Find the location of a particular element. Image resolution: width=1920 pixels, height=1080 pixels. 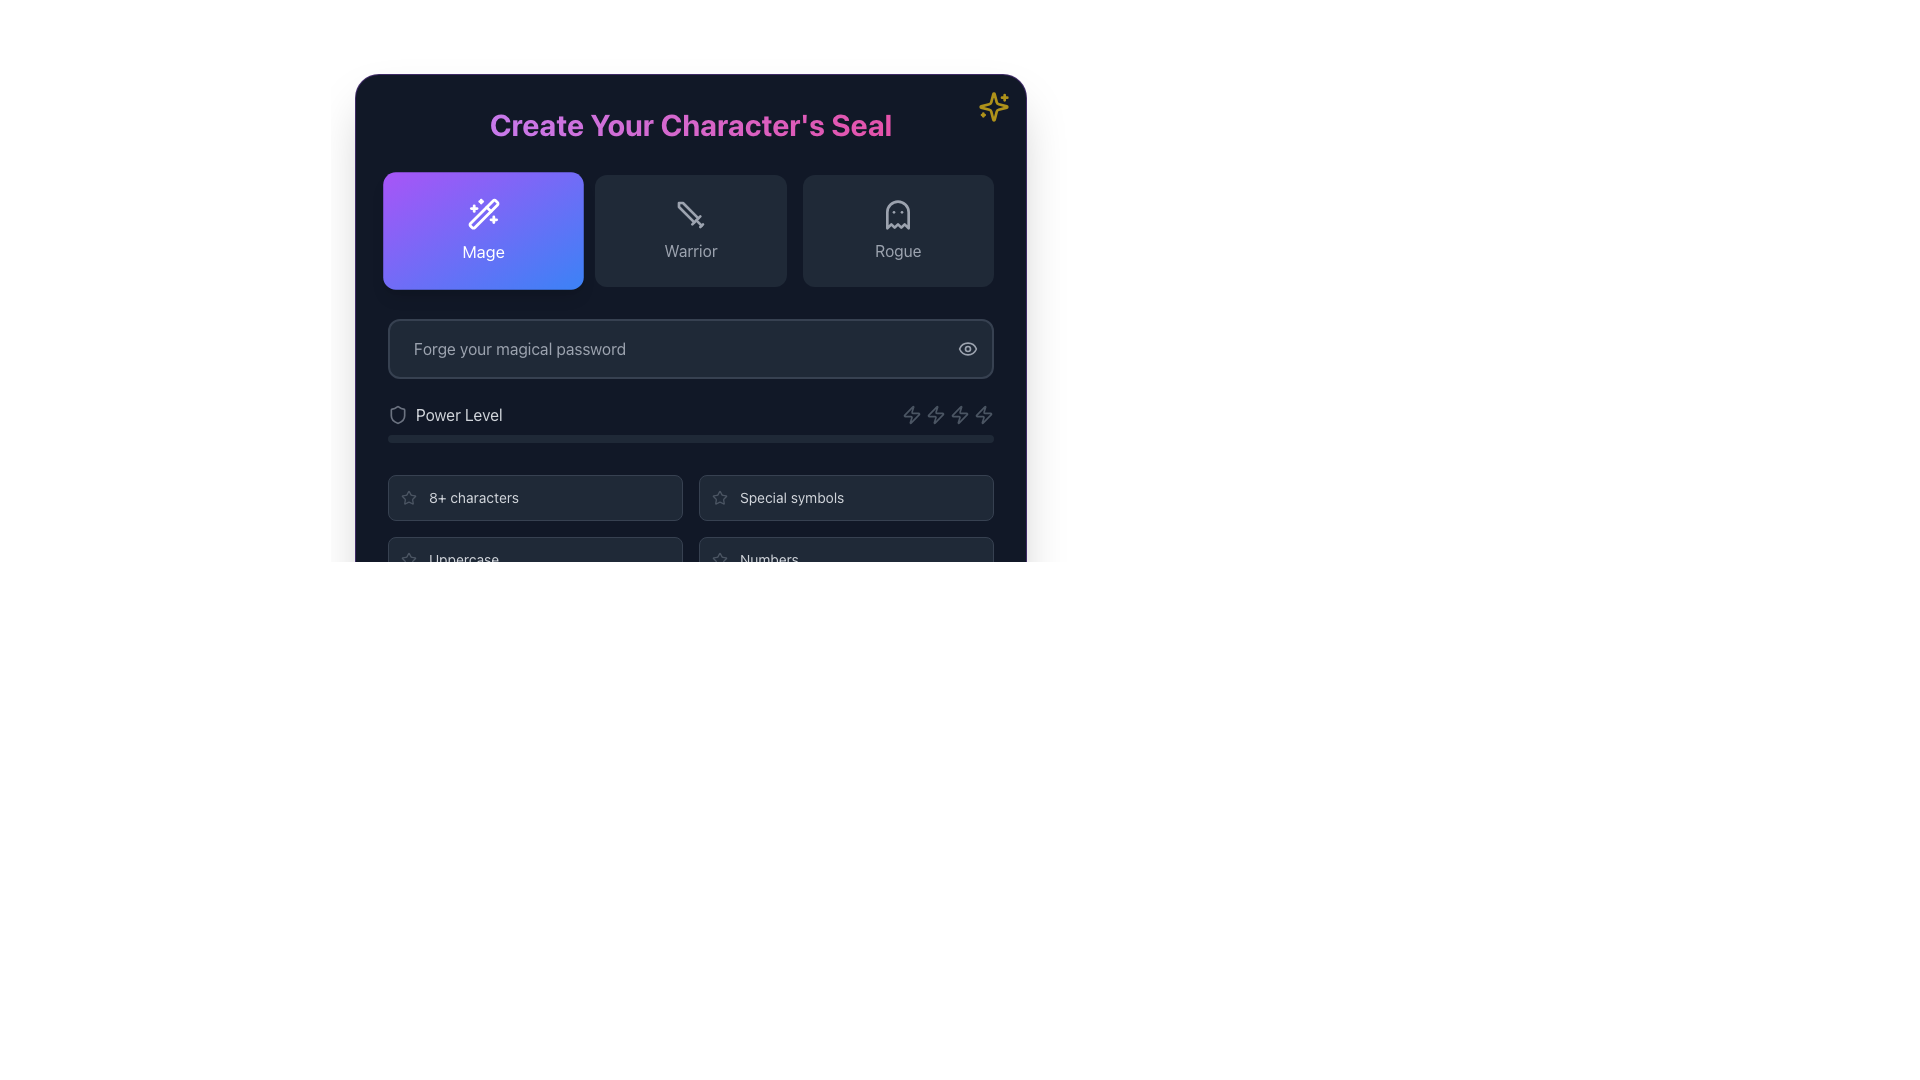

the static informational text displaying '8+ characters', which is styled in light gray and positioned to the right of a star icon is located at coordinates (473, 496).